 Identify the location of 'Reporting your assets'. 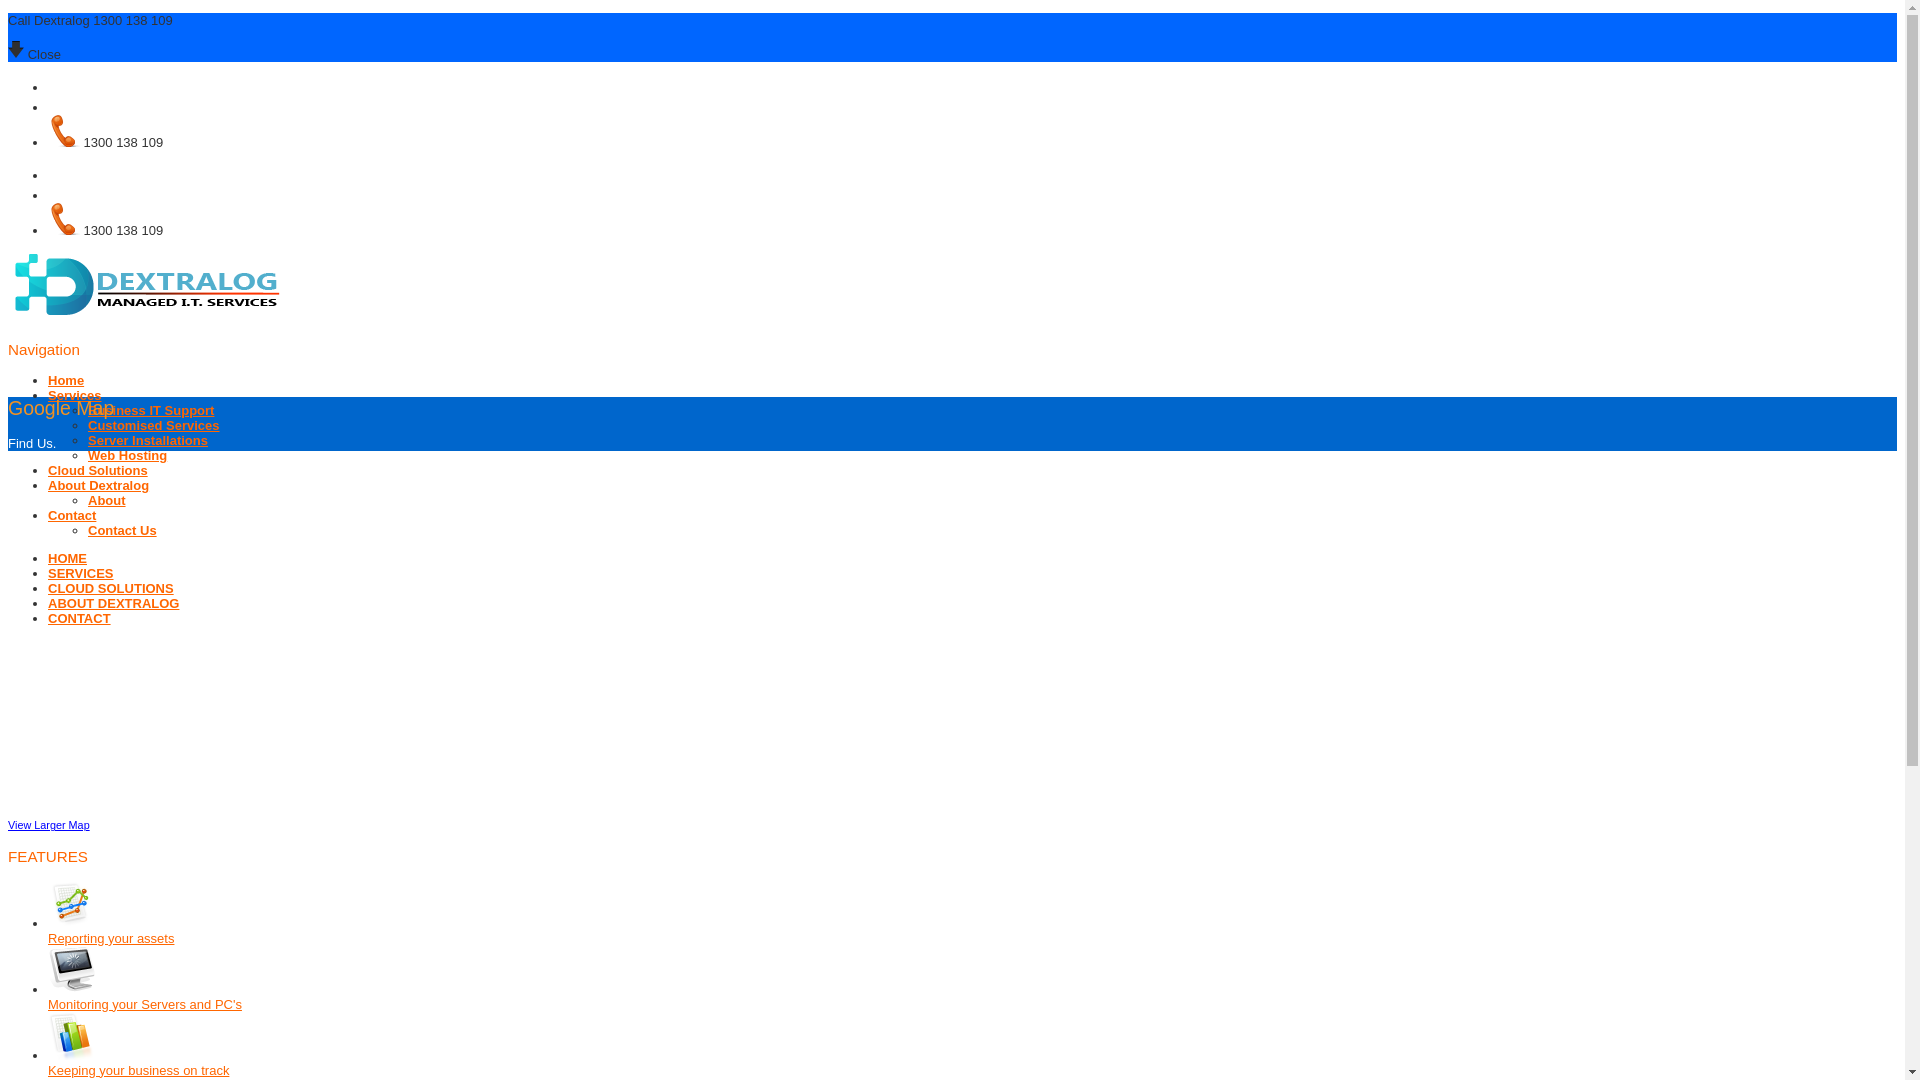
(109, 938).